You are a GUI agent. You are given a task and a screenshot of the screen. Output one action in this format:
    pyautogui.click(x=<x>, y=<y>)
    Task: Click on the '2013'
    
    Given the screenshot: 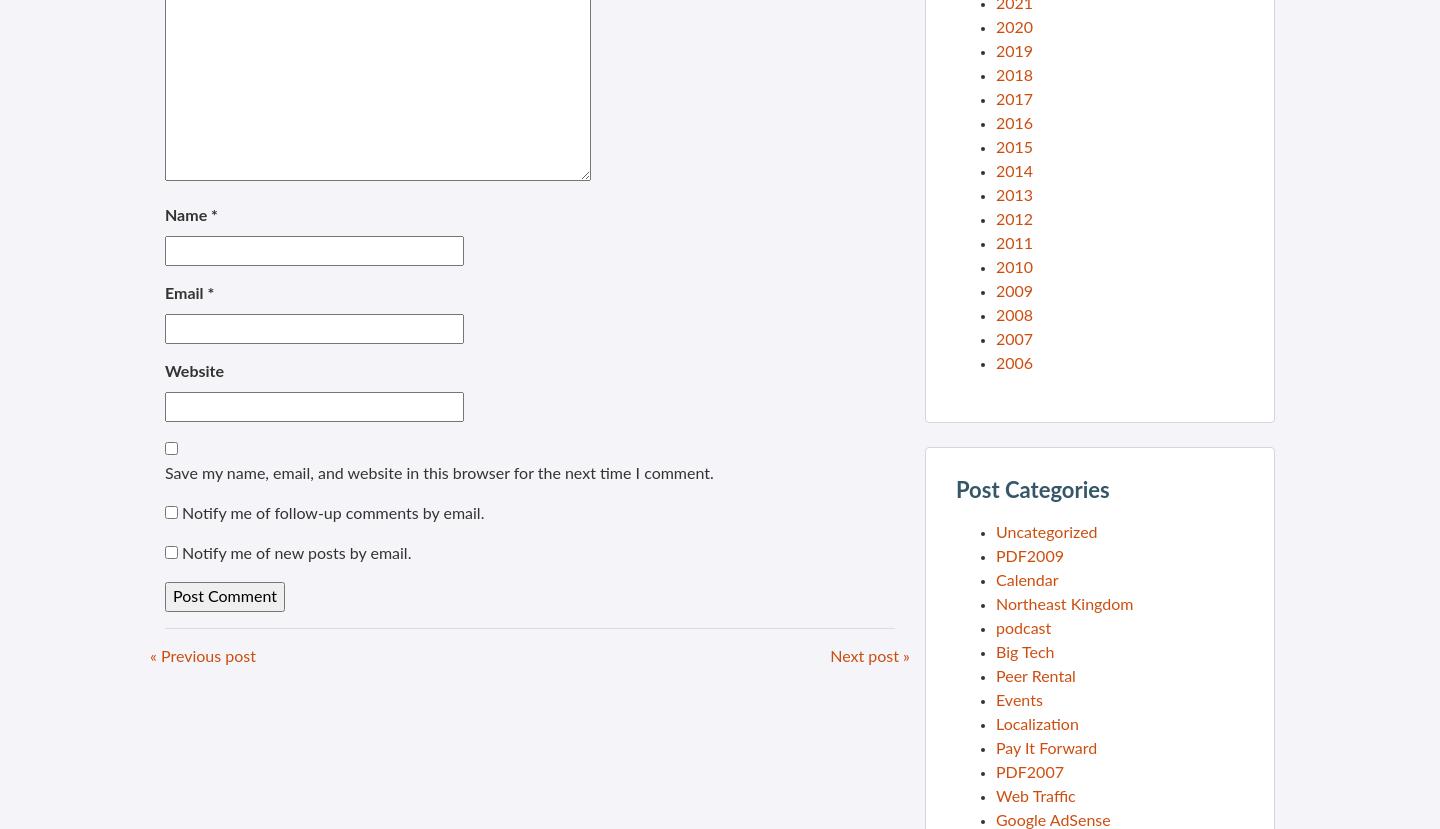 What is the action you would take?
    pyautogui.click(x=1013, y=194)
    